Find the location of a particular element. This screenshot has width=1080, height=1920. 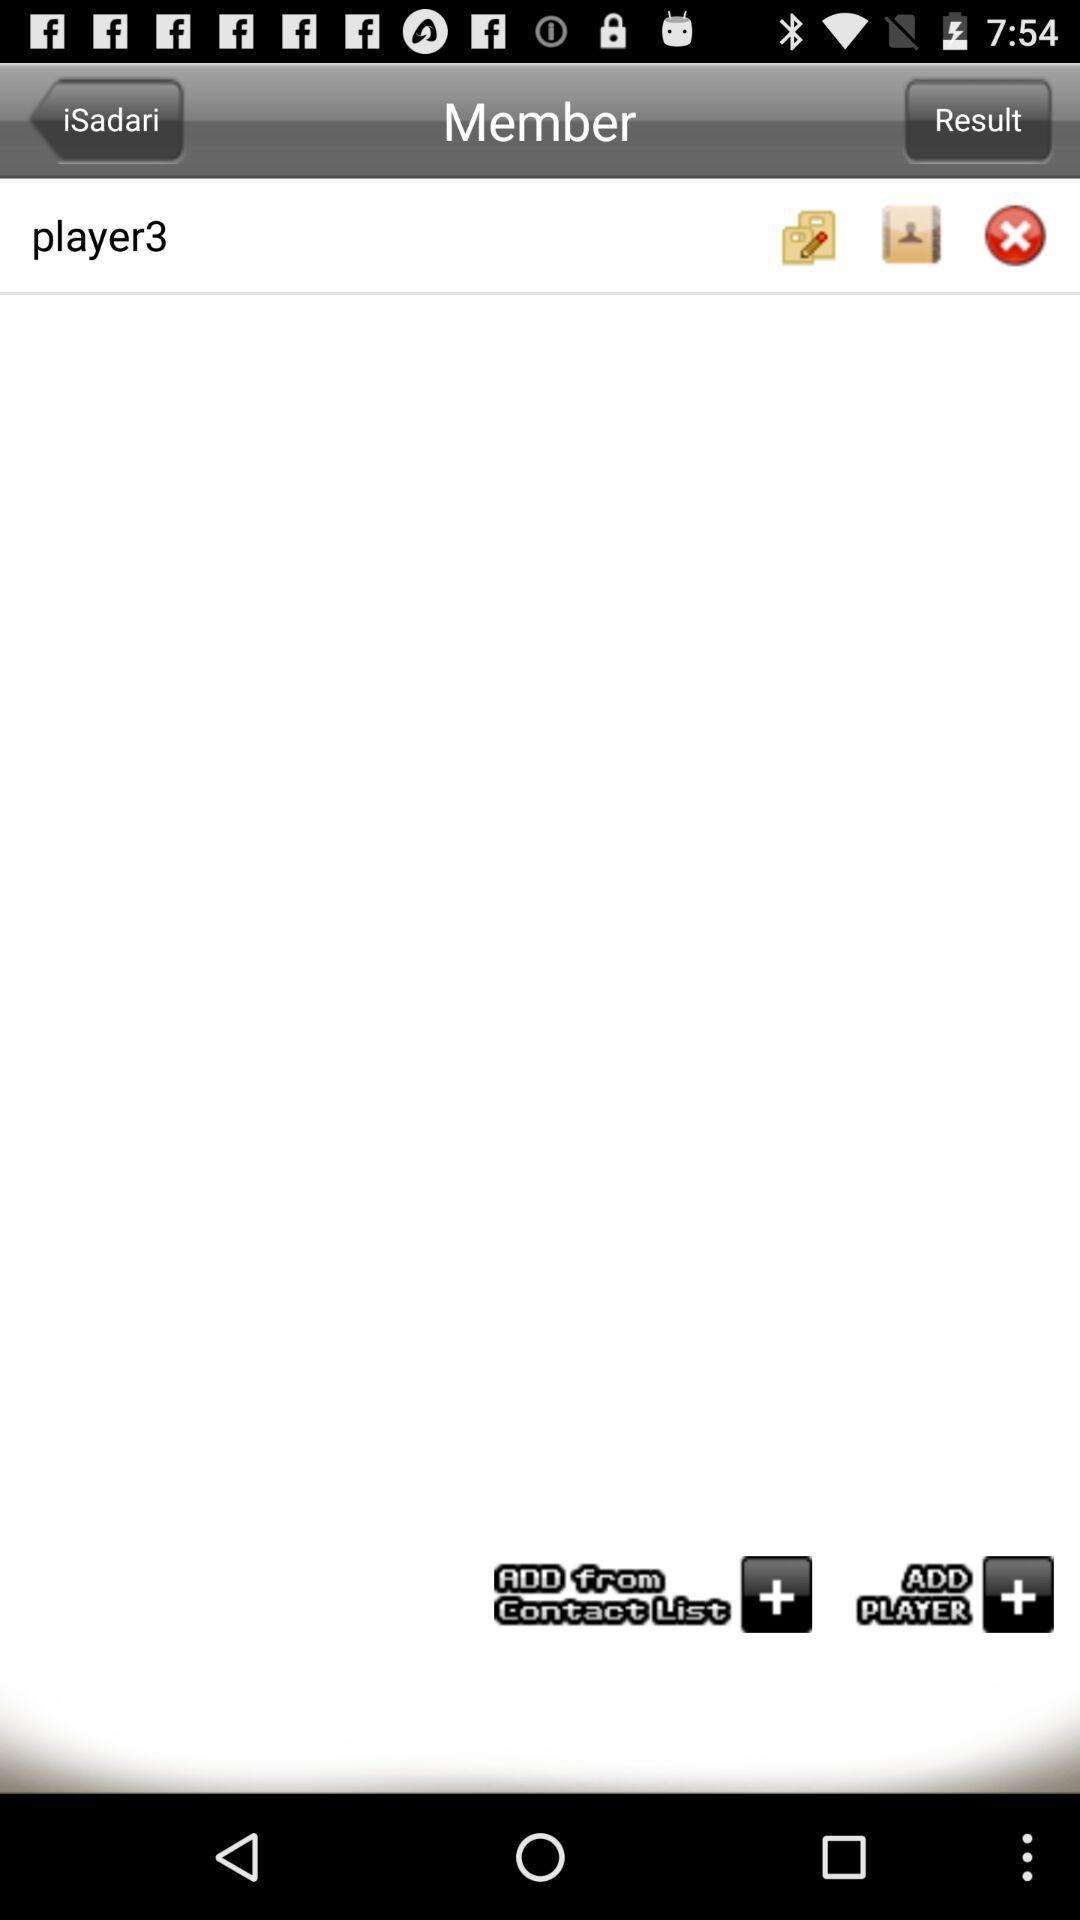

close is located at coordinates (1015, 236).